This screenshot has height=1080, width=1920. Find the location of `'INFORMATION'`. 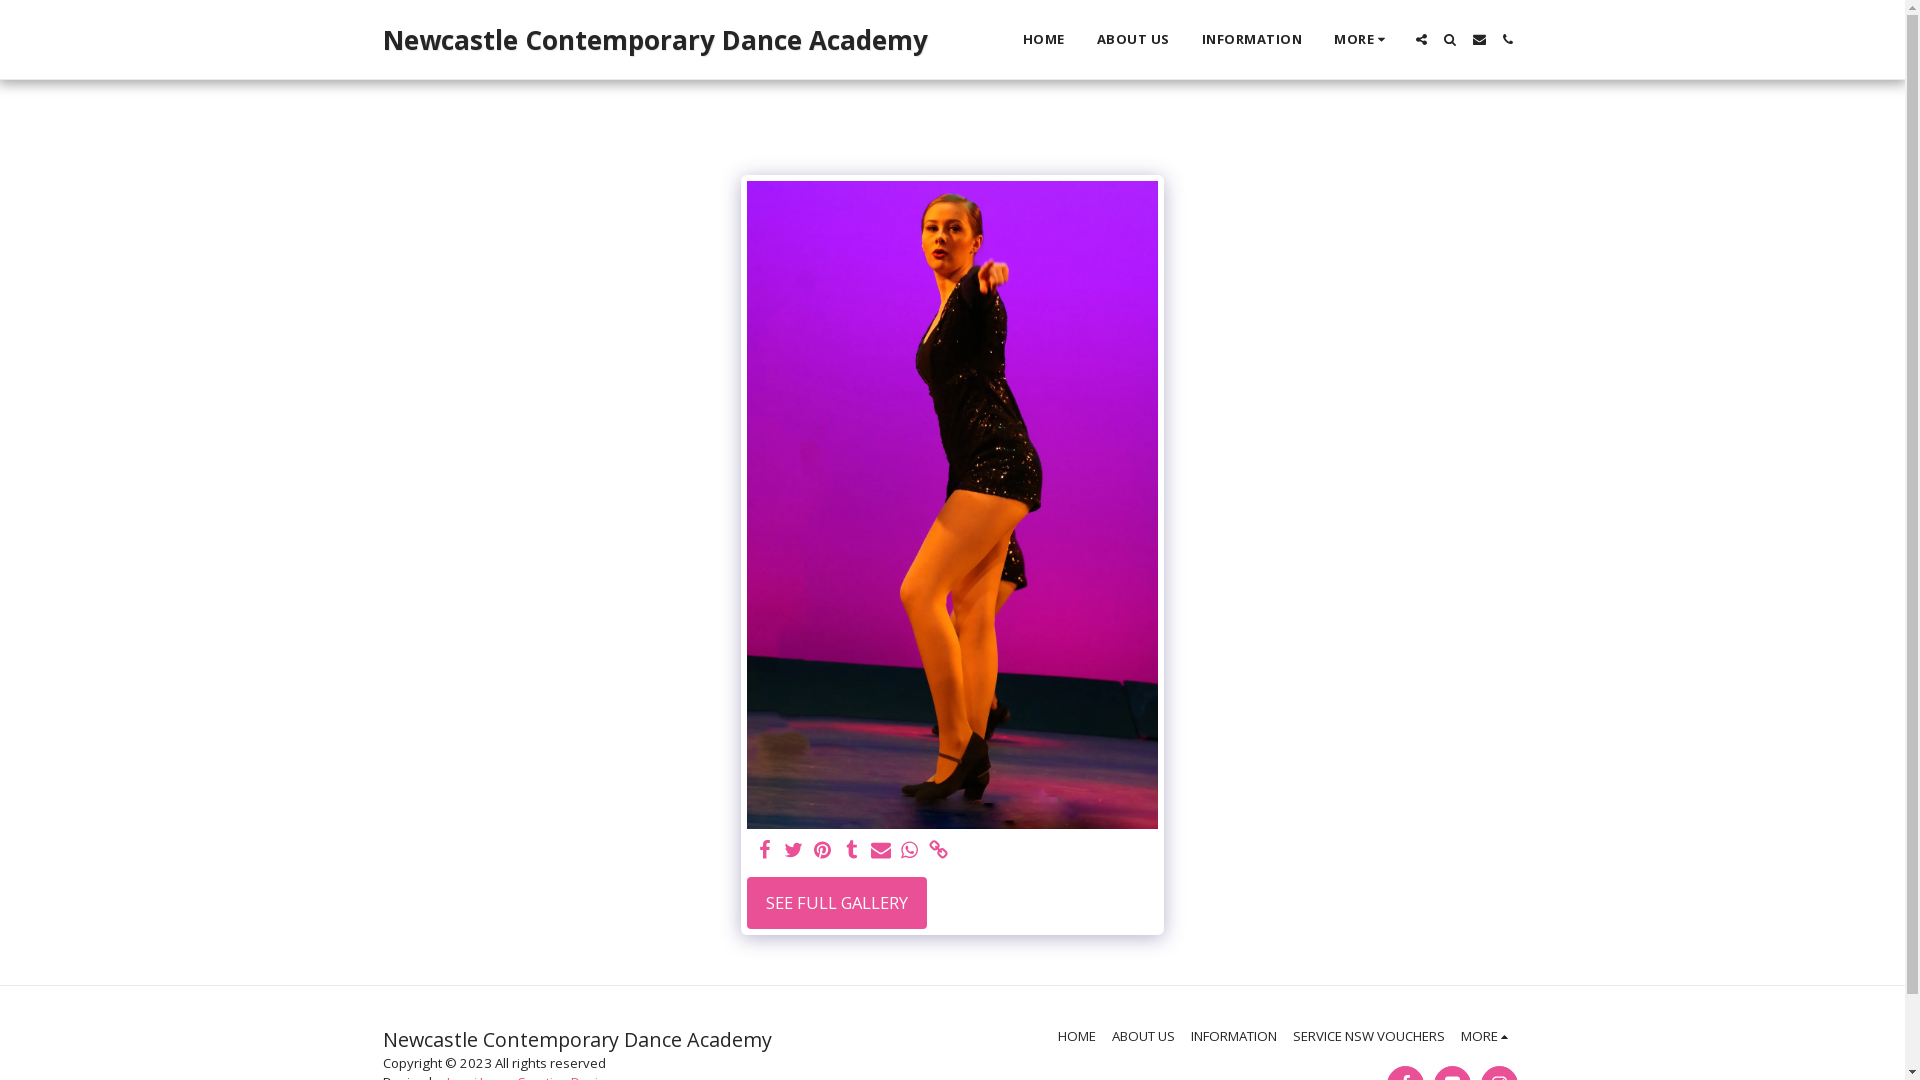

'INFORMATION' is located at coordinates (1232, 1035).